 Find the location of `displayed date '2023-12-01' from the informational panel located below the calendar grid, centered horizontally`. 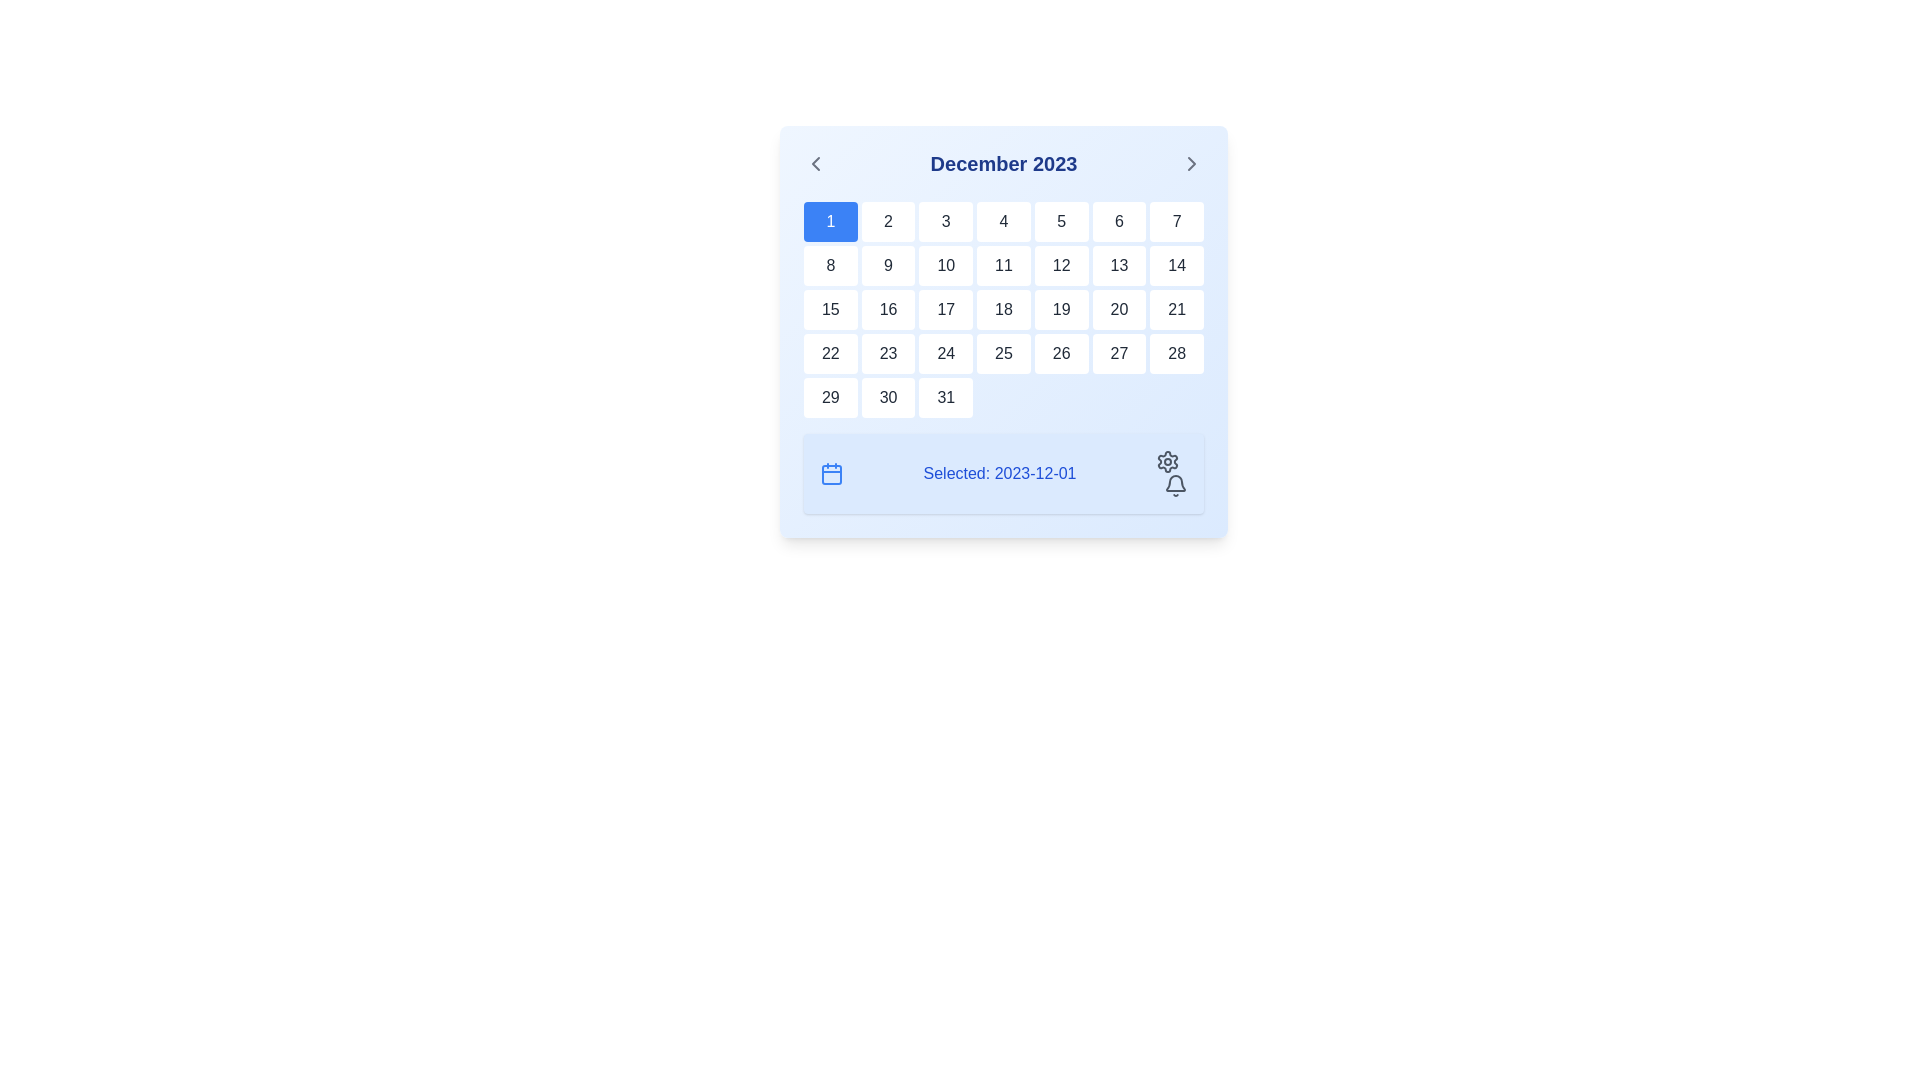

displayed date '2023-12-01' from the informational panel located below the calendar grid, centered horizontally is located at coordinates (1003, 474).